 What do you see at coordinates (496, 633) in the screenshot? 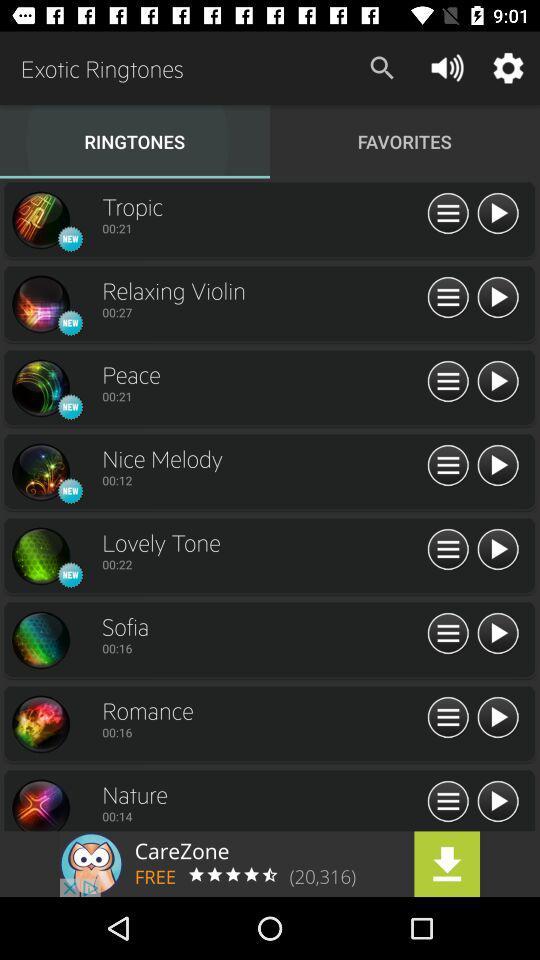
I see `play` at bounding box center [496, 633].